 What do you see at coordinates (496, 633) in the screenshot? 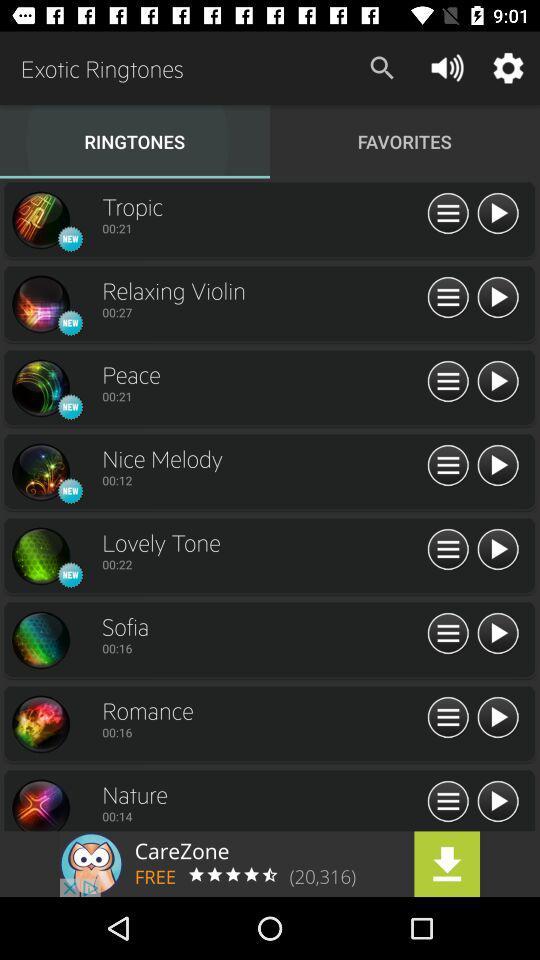
I see `play` at bounding box center [496, 633].